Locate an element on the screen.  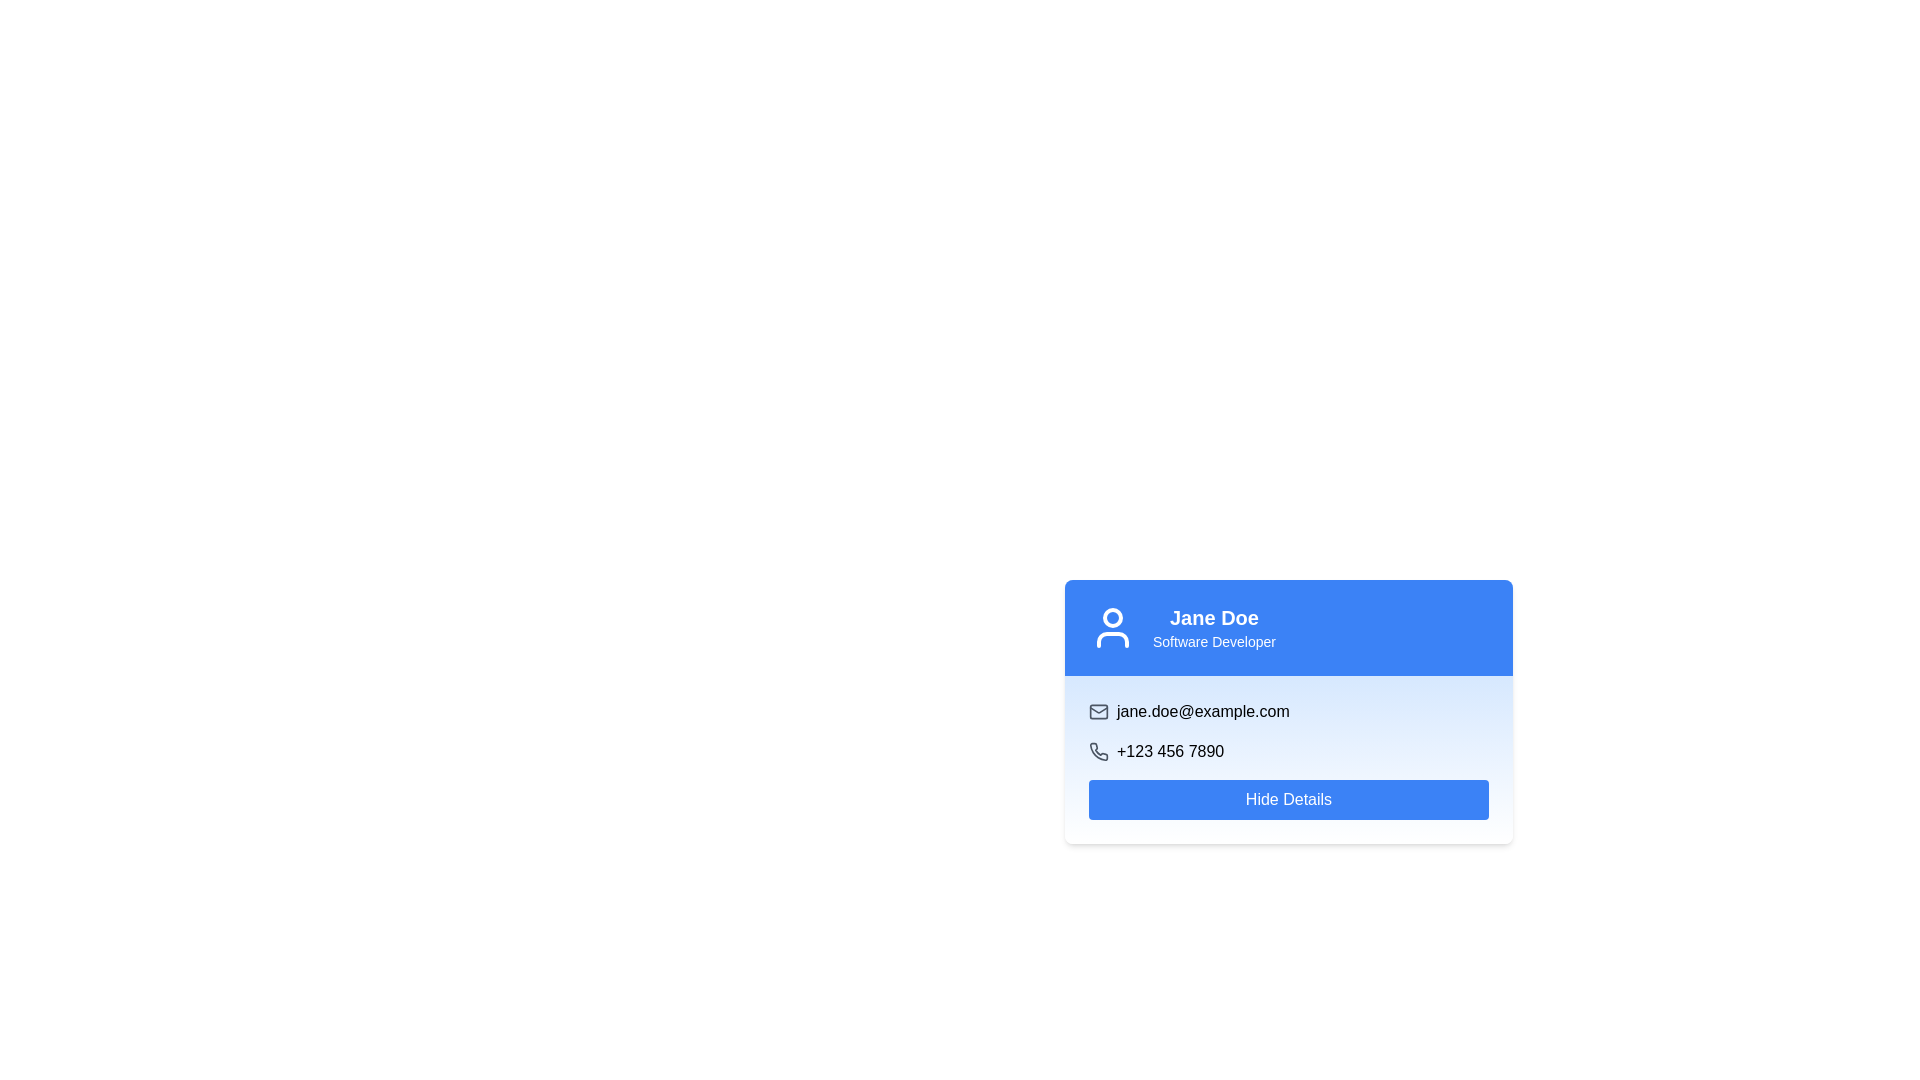
the 'Jane Doe' text label, which is displayed in bold white font on a blue background, located at the upper segment of the user information card is located at coordinates (1213, 616).